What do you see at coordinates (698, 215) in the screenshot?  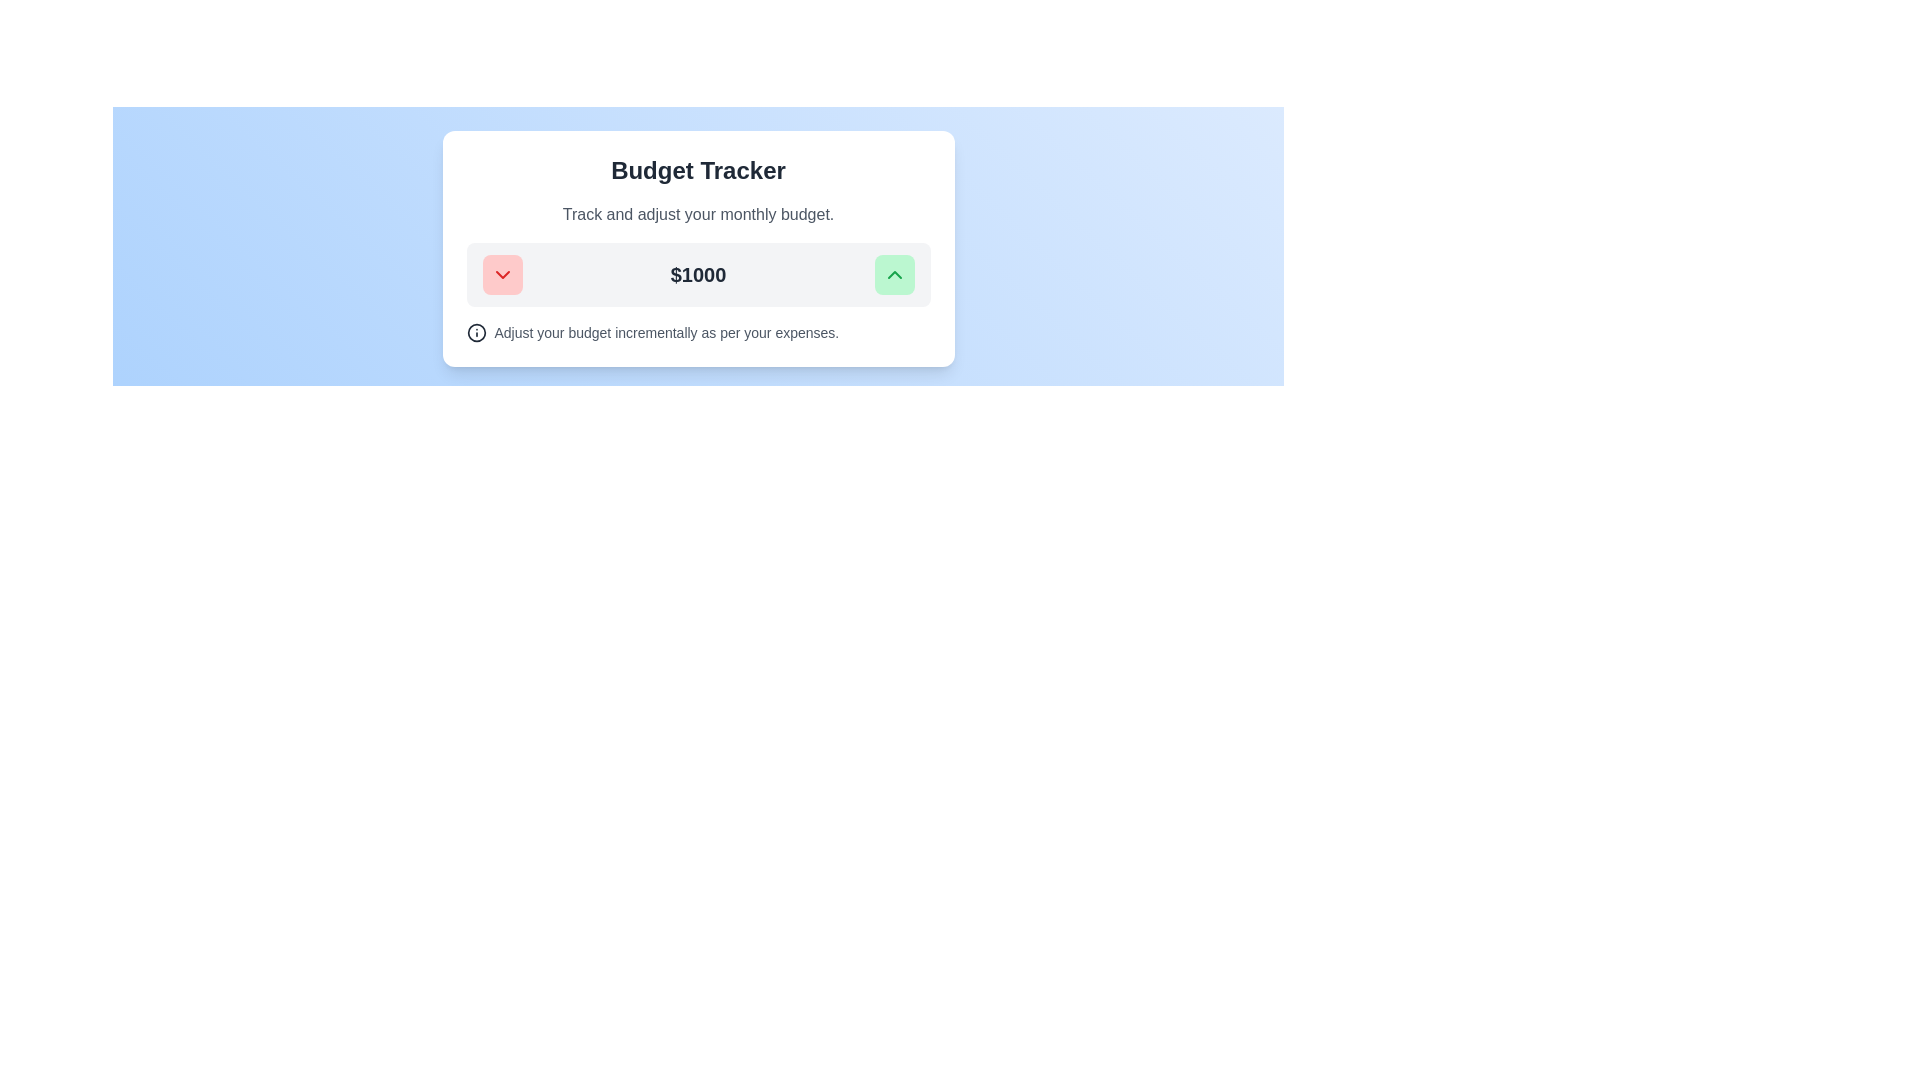 I see `the descriptive label text for the budget tracking tool, which is the second element after the header 'Budget Tracker'` at bounding box center [698, 215].